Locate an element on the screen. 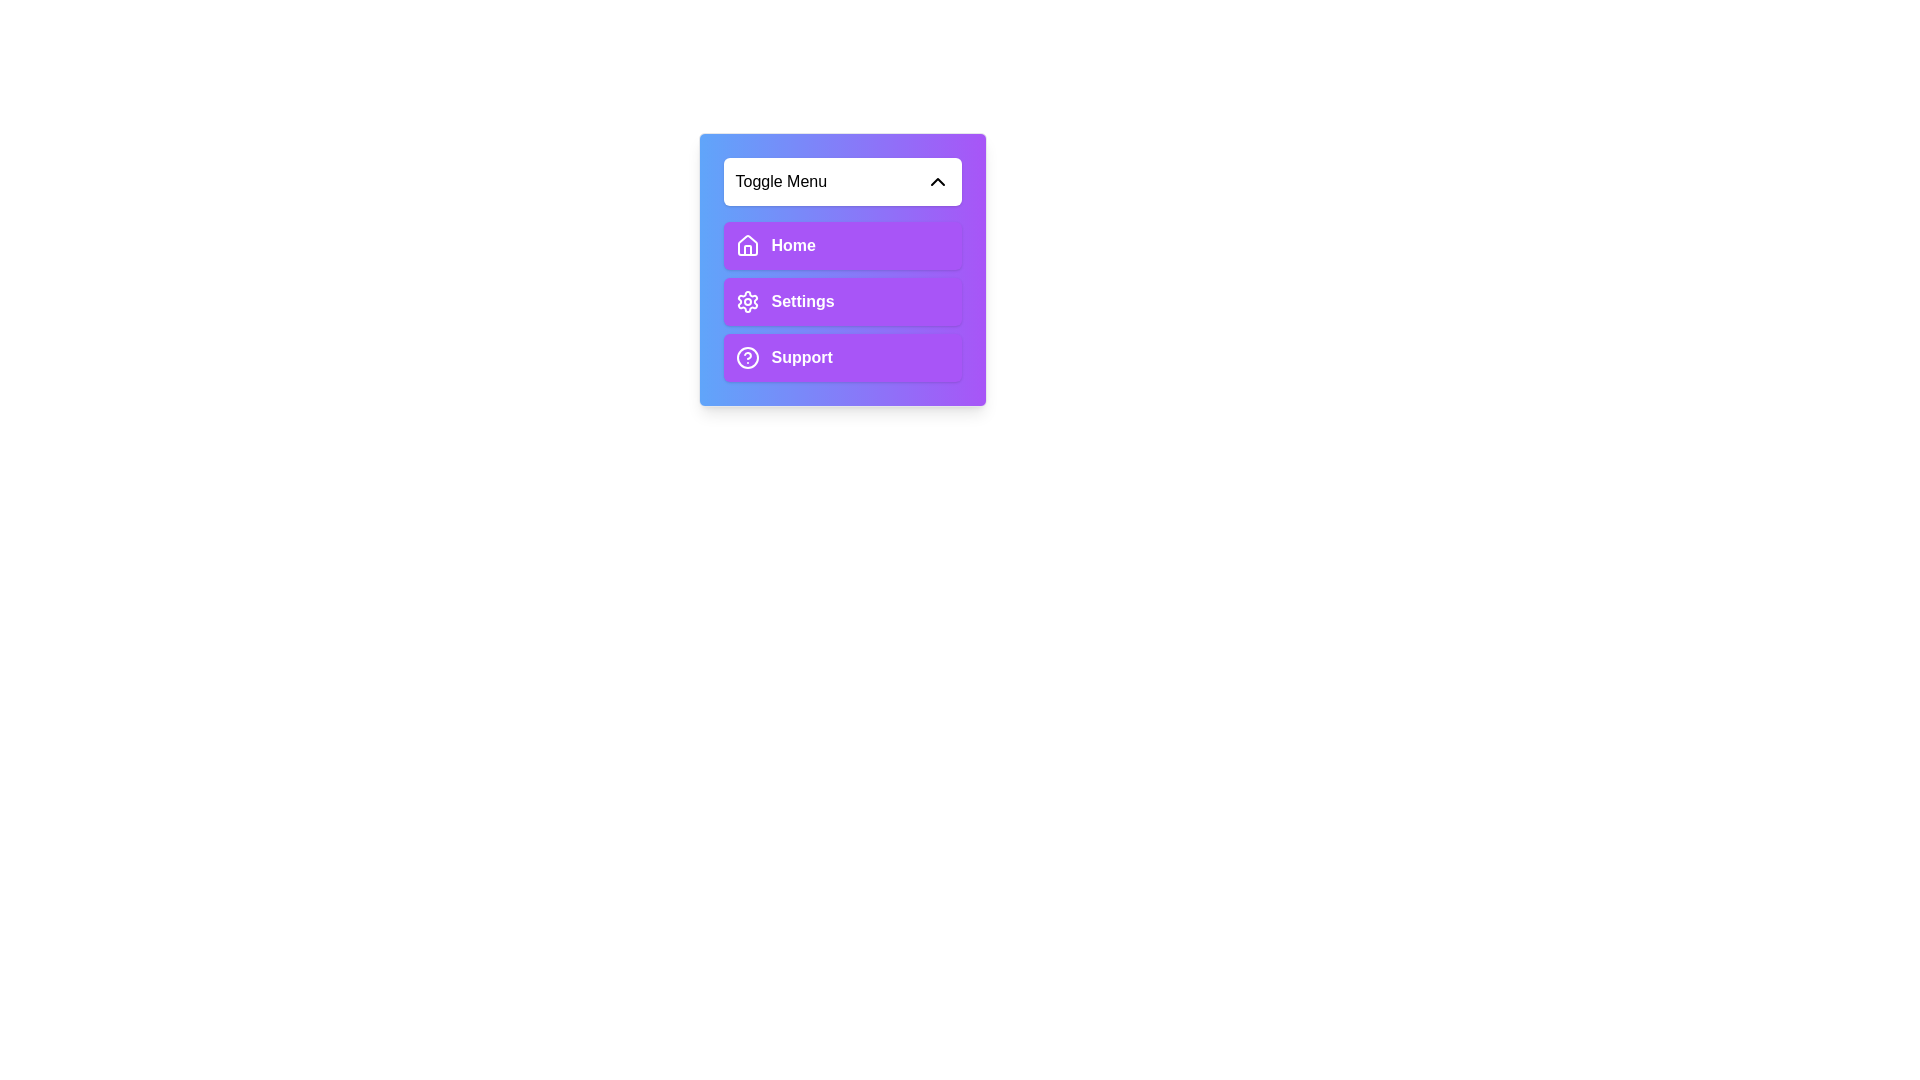 The image size is (1920, 1080). the text label that displays the word 'Support', which is styled in bold font and positioned next to a question mark icon within a rectangular button element is located at coordinates (802, 357).